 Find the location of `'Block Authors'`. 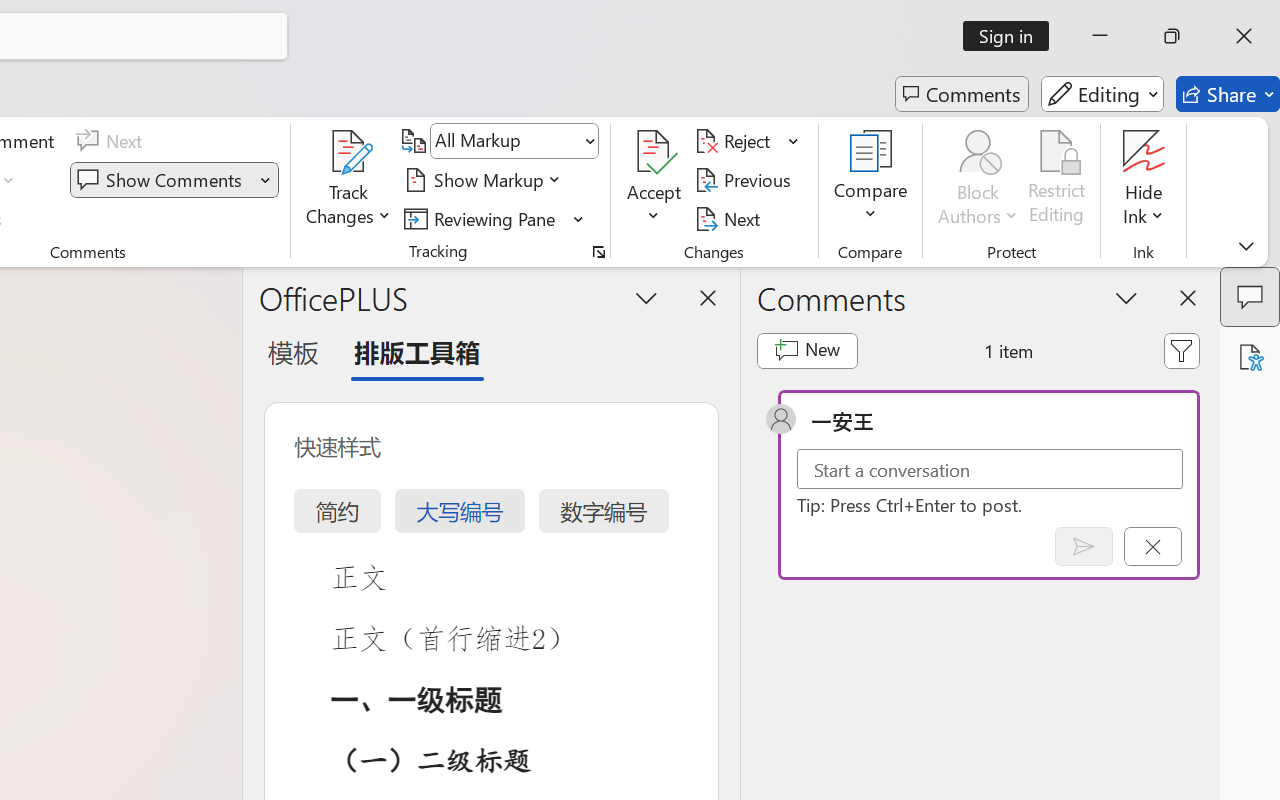

'Block Authors' is located at coordinates (977, 151).